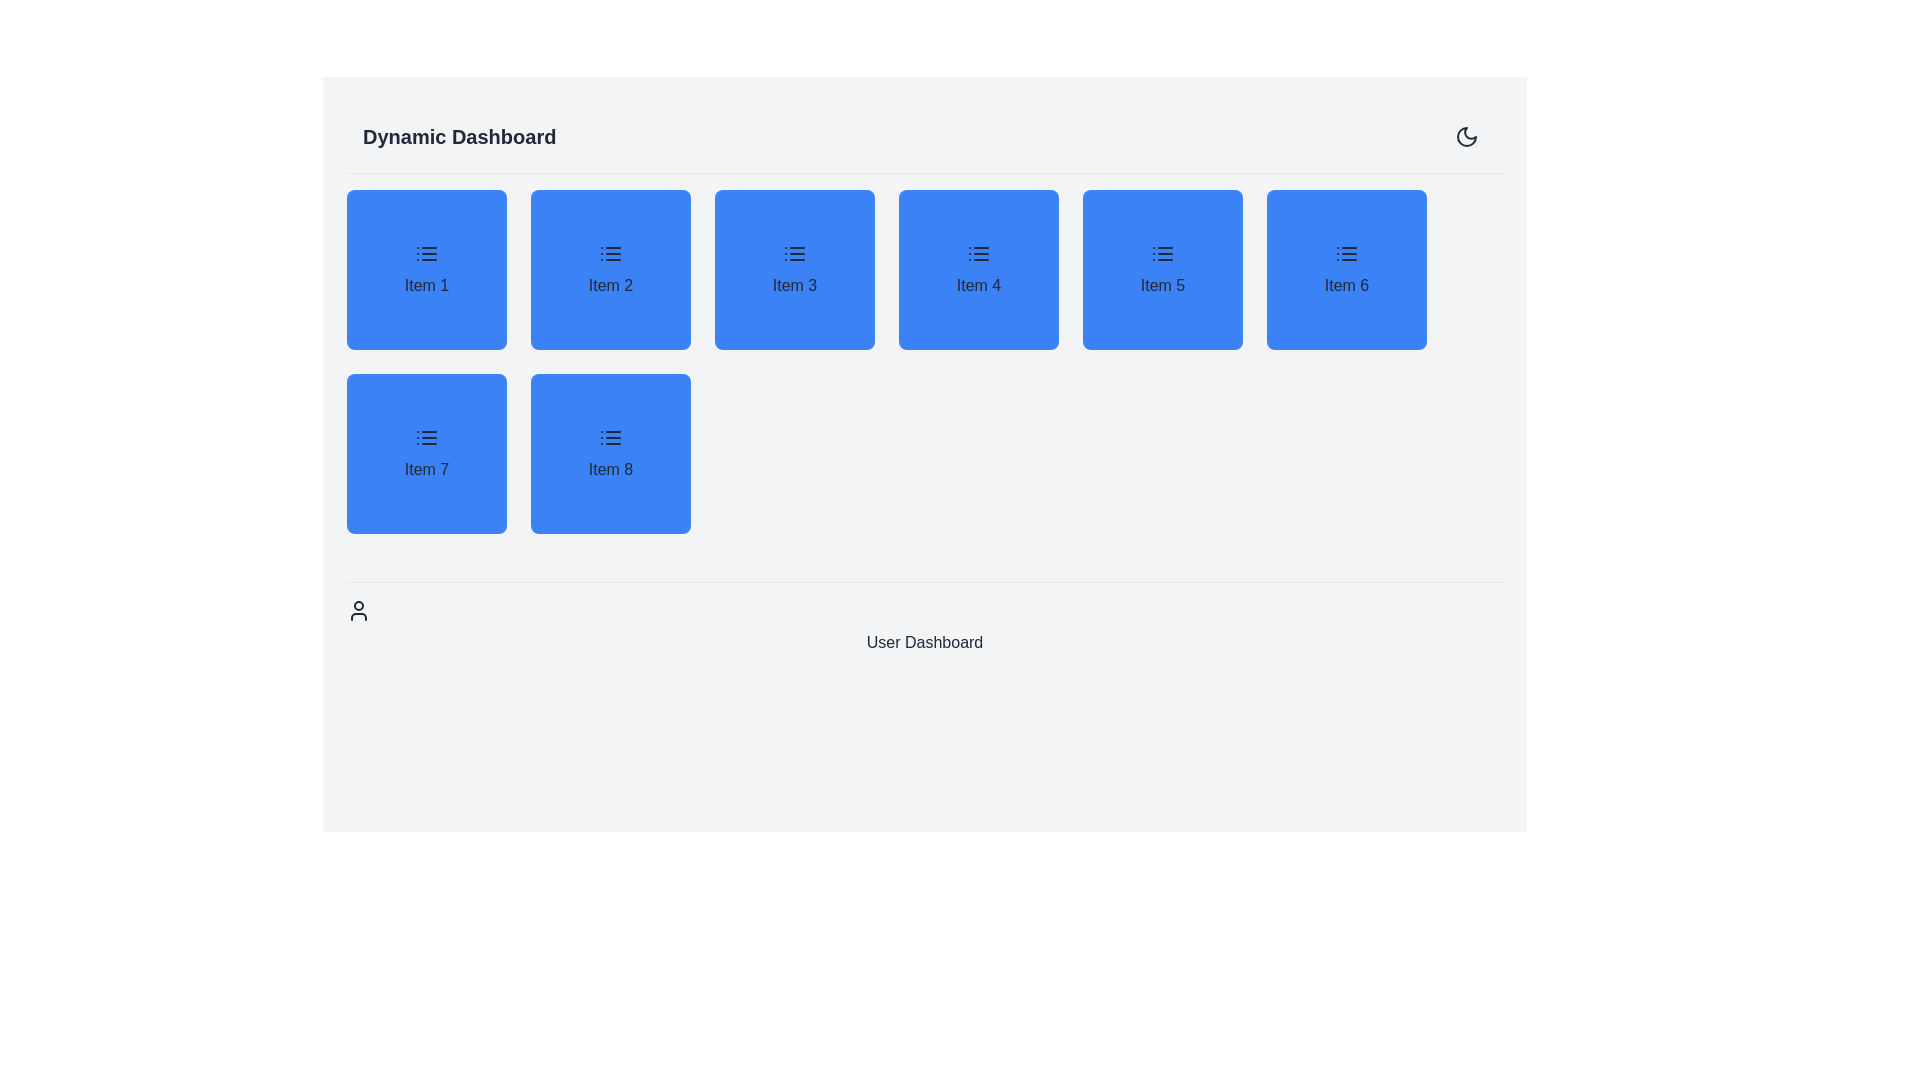  I want to click on the SVG Icon resembling three horizontal lines, styled in a minimalist design, which is located within the blue rectangular card labeled 'Item 8' in the second row and second column of the grid layout, so click(609, 437).